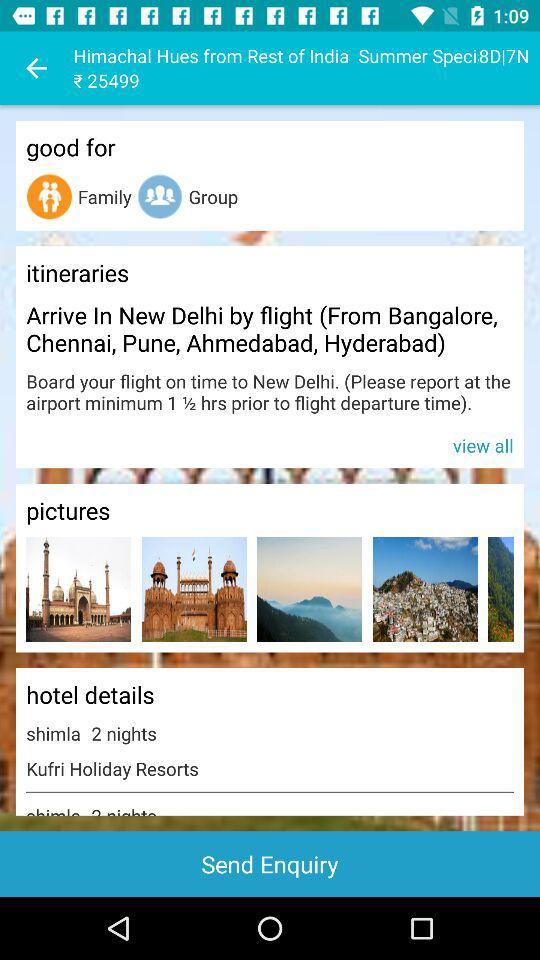 Image resolution: width=540 pixels, height=960 pixels. I want to click on the picture, so click(309, 589).